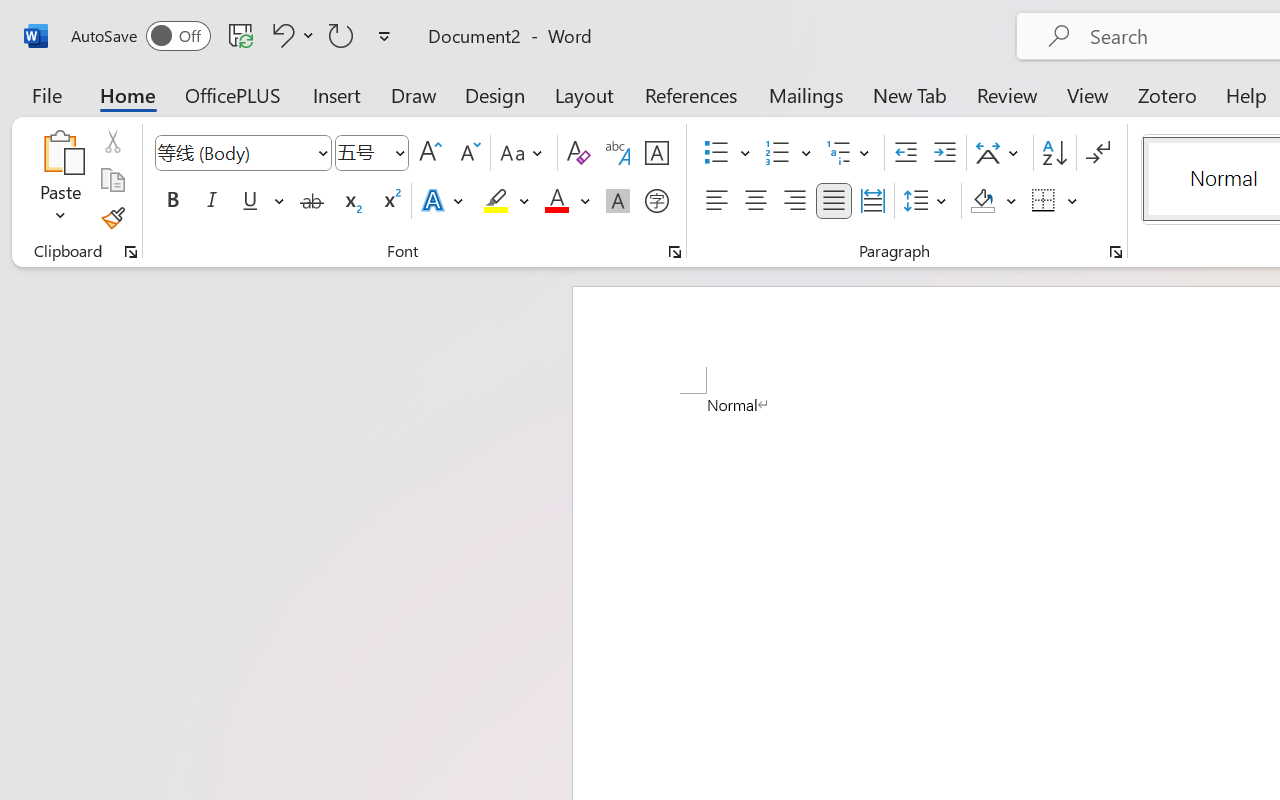  What do you see at coordinates (350, 201) in the screenshot?
I see `'Subscript'` at bounding box center [350, 201].